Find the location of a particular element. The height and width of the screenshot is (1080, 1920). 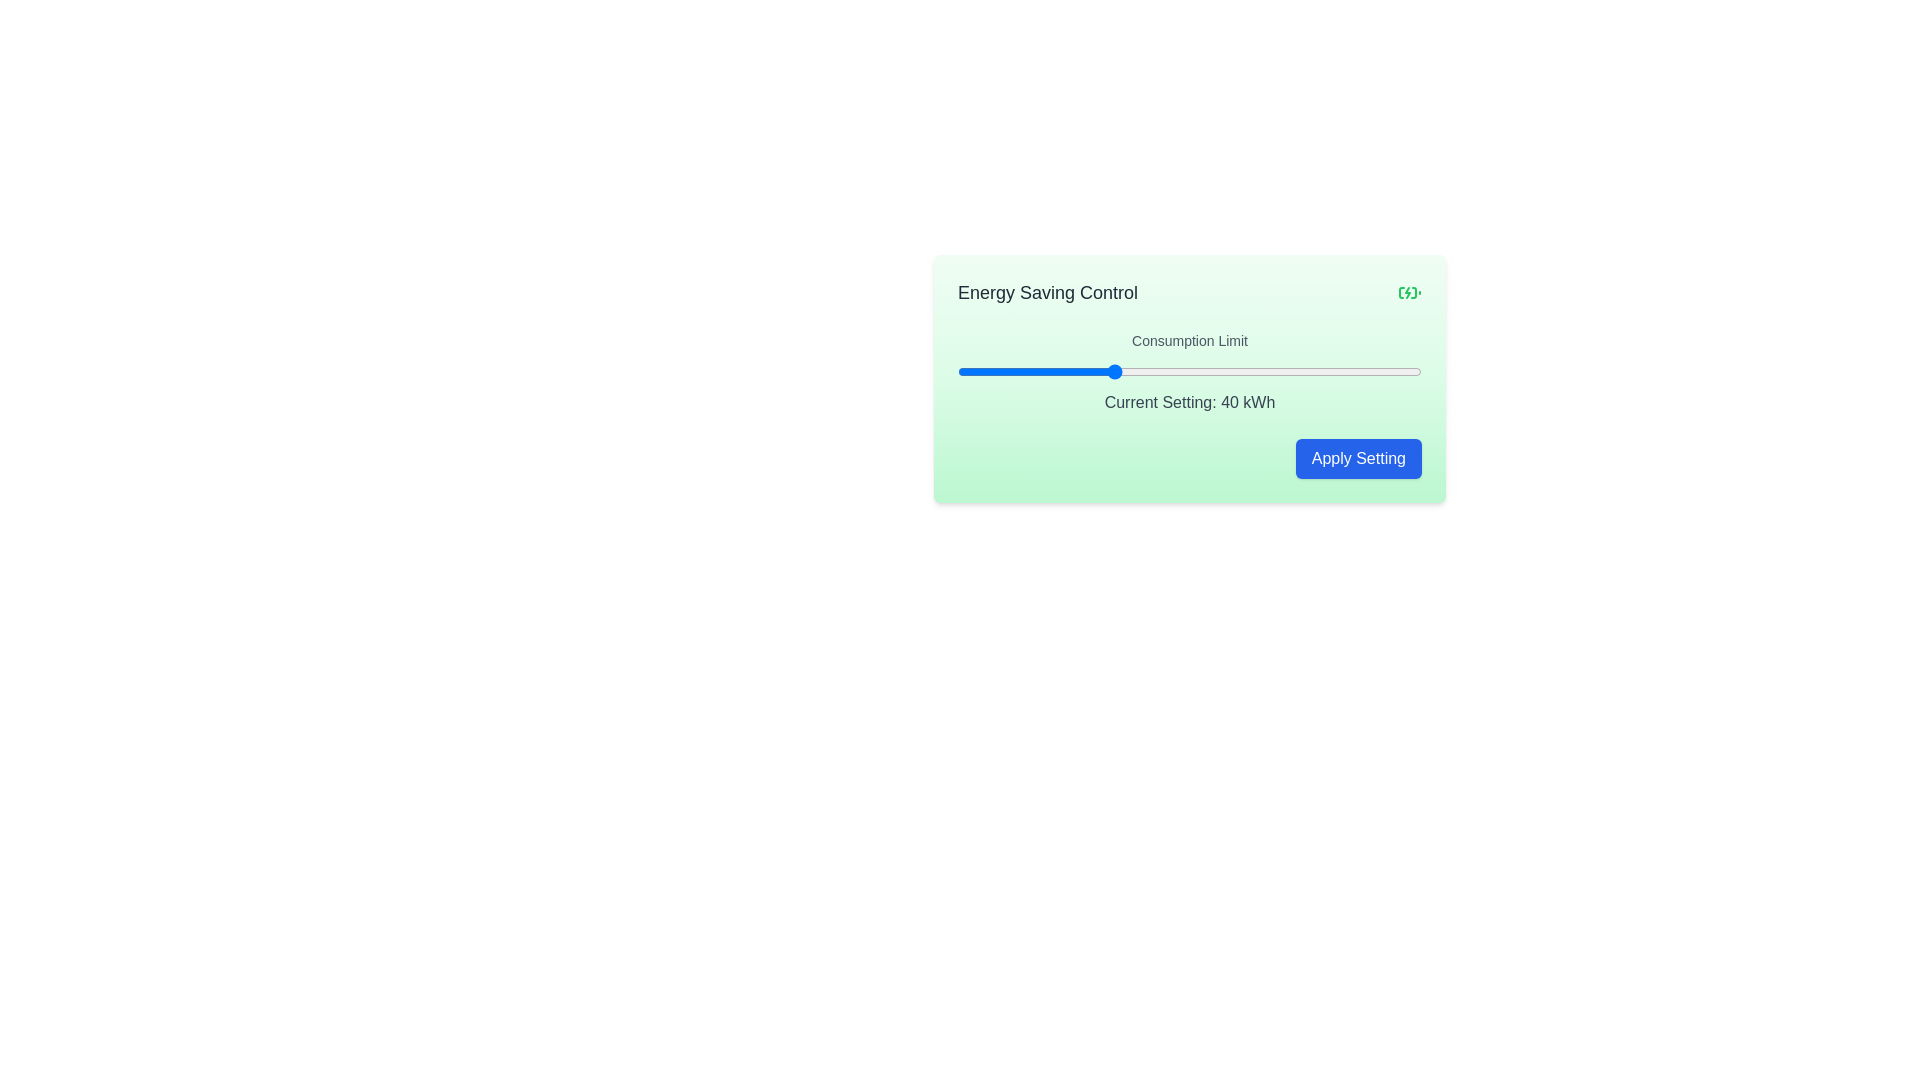

the consumption limit slider to set the value to 40 is located at coordinates (1111, 371).